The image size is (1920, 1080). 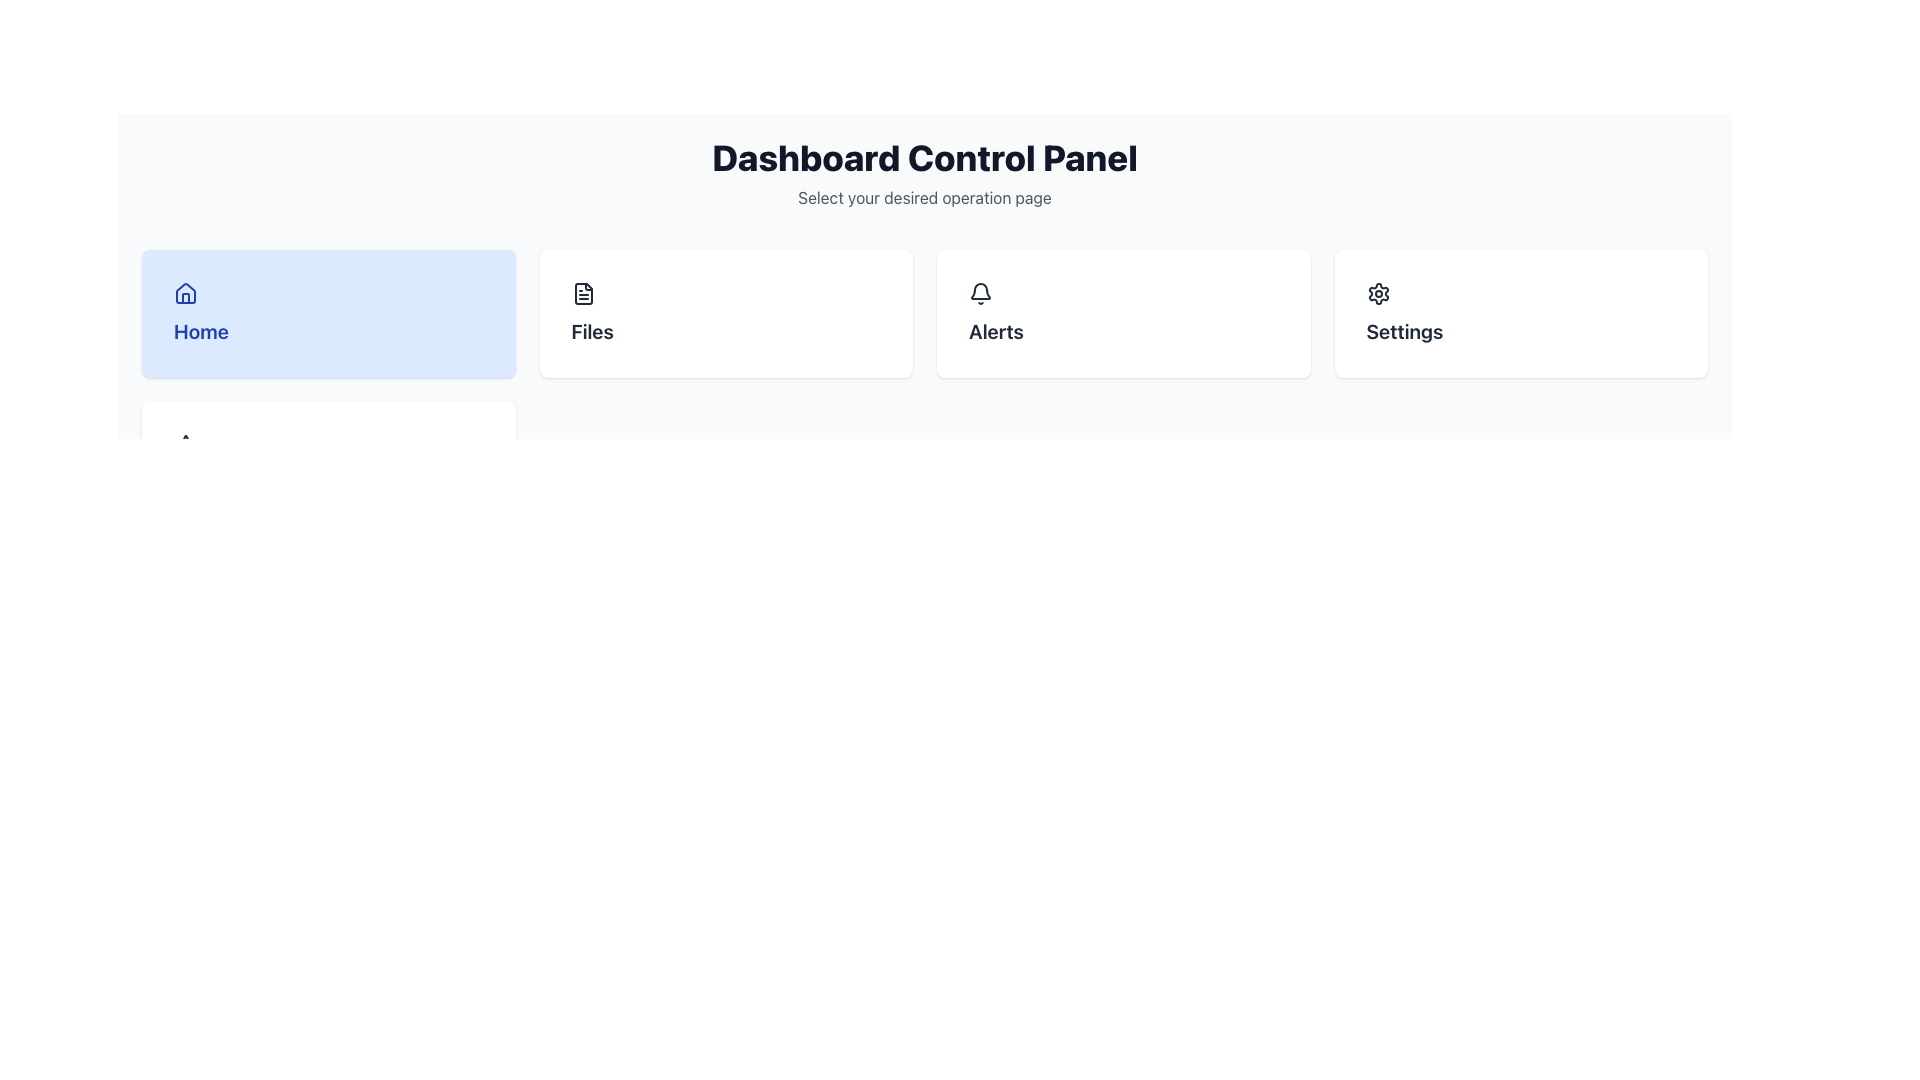 What do you see at coordinates (186, 444) in the screenshot?
I see `the star icon located in the lower-left portion of the interface, beneath the navigation options like 'Home' and 'Files', which serves as a decorative element possibly for marking favorites or providing visual feedback` at bounding box center [186, 444].